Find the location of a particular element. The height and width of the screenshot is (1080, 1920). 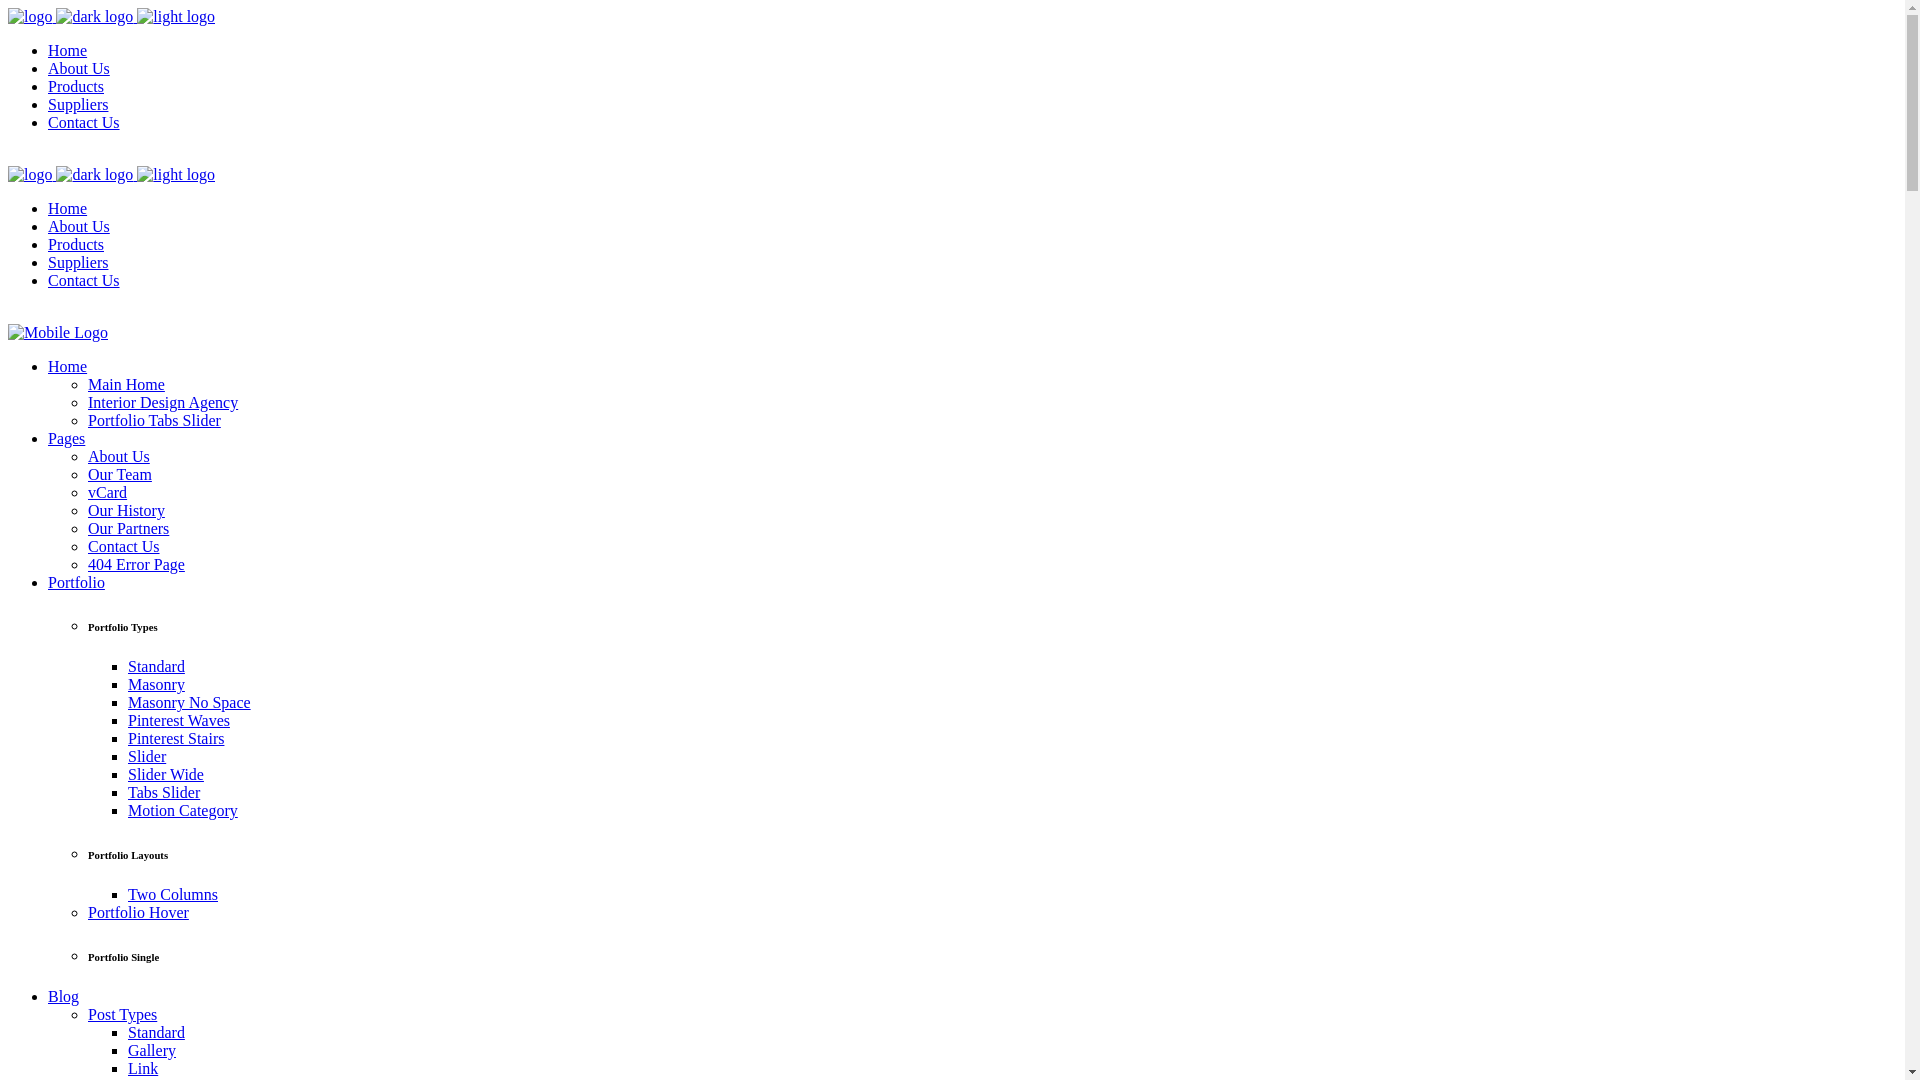

'Motion Category' is located at coordinates (182, 810).